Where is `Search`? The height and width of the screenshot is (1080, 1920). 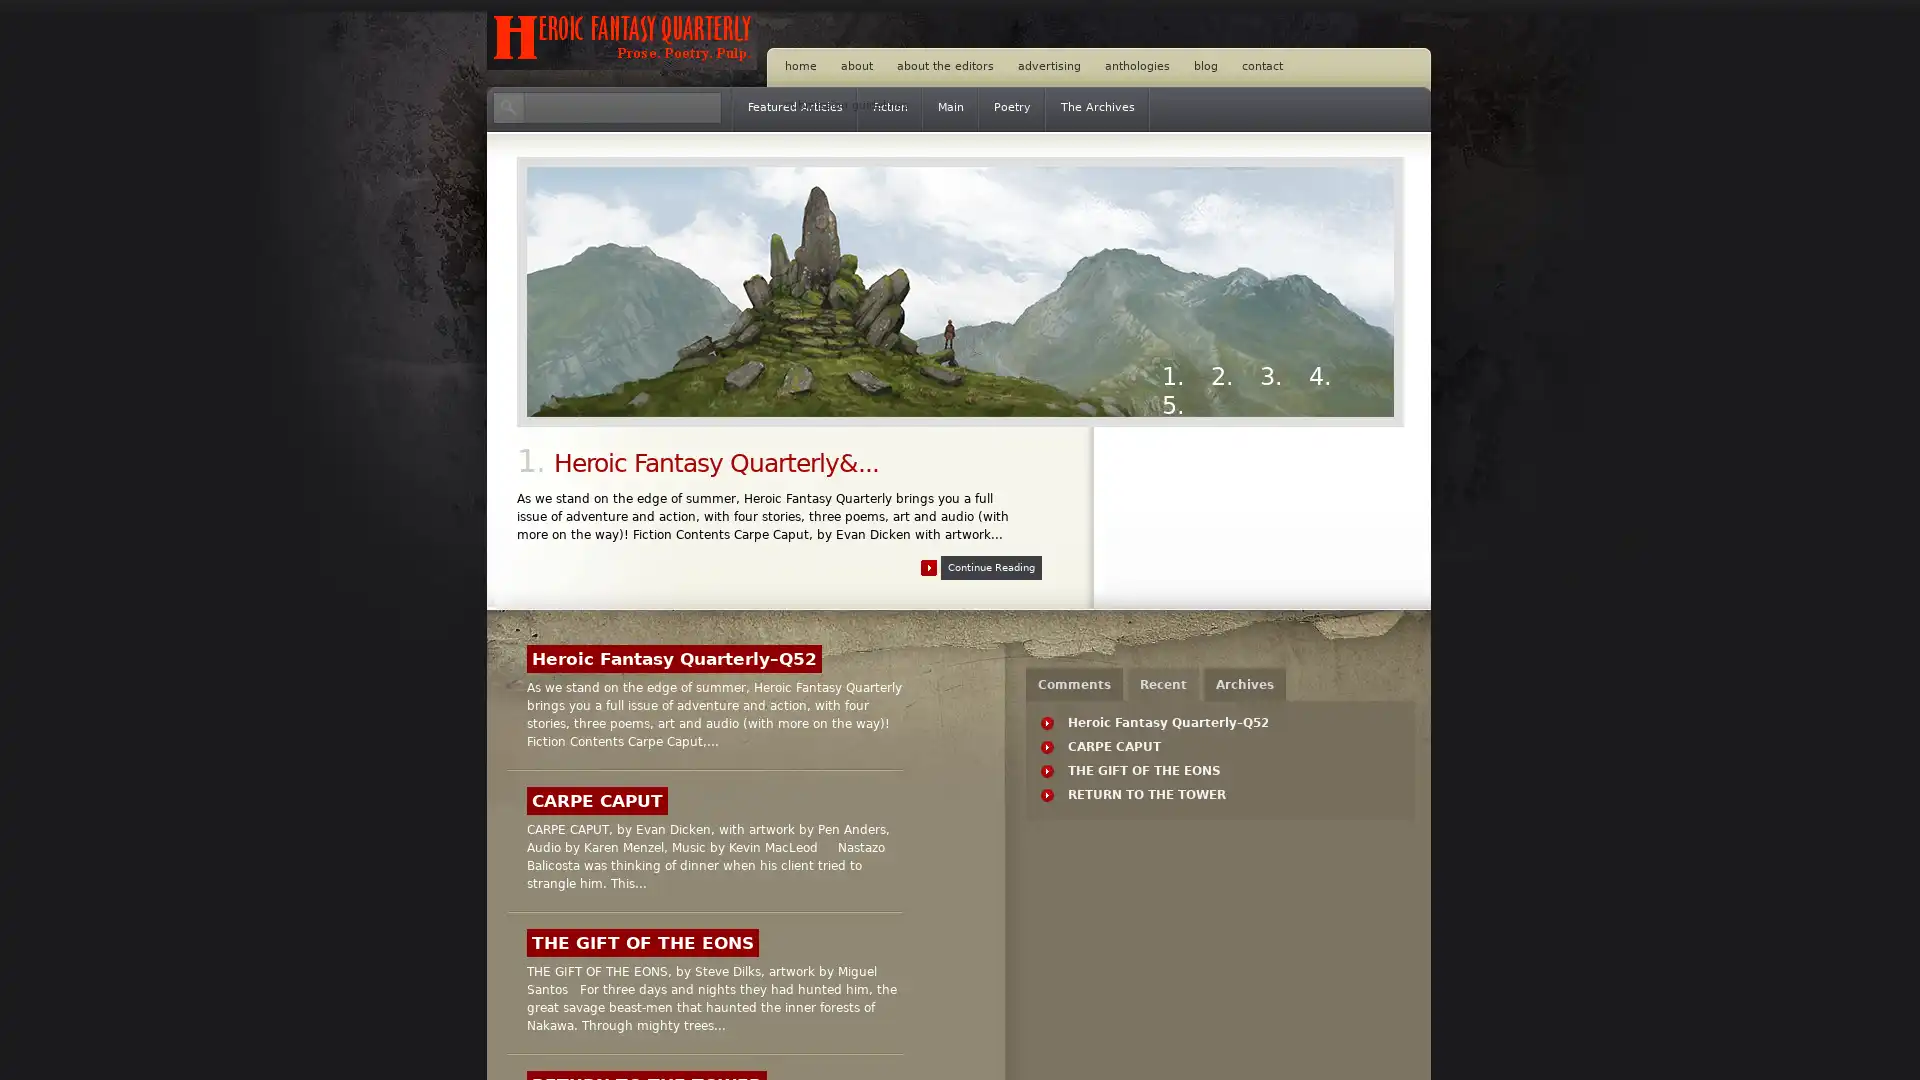
Search is located at coordinates (508, 108).